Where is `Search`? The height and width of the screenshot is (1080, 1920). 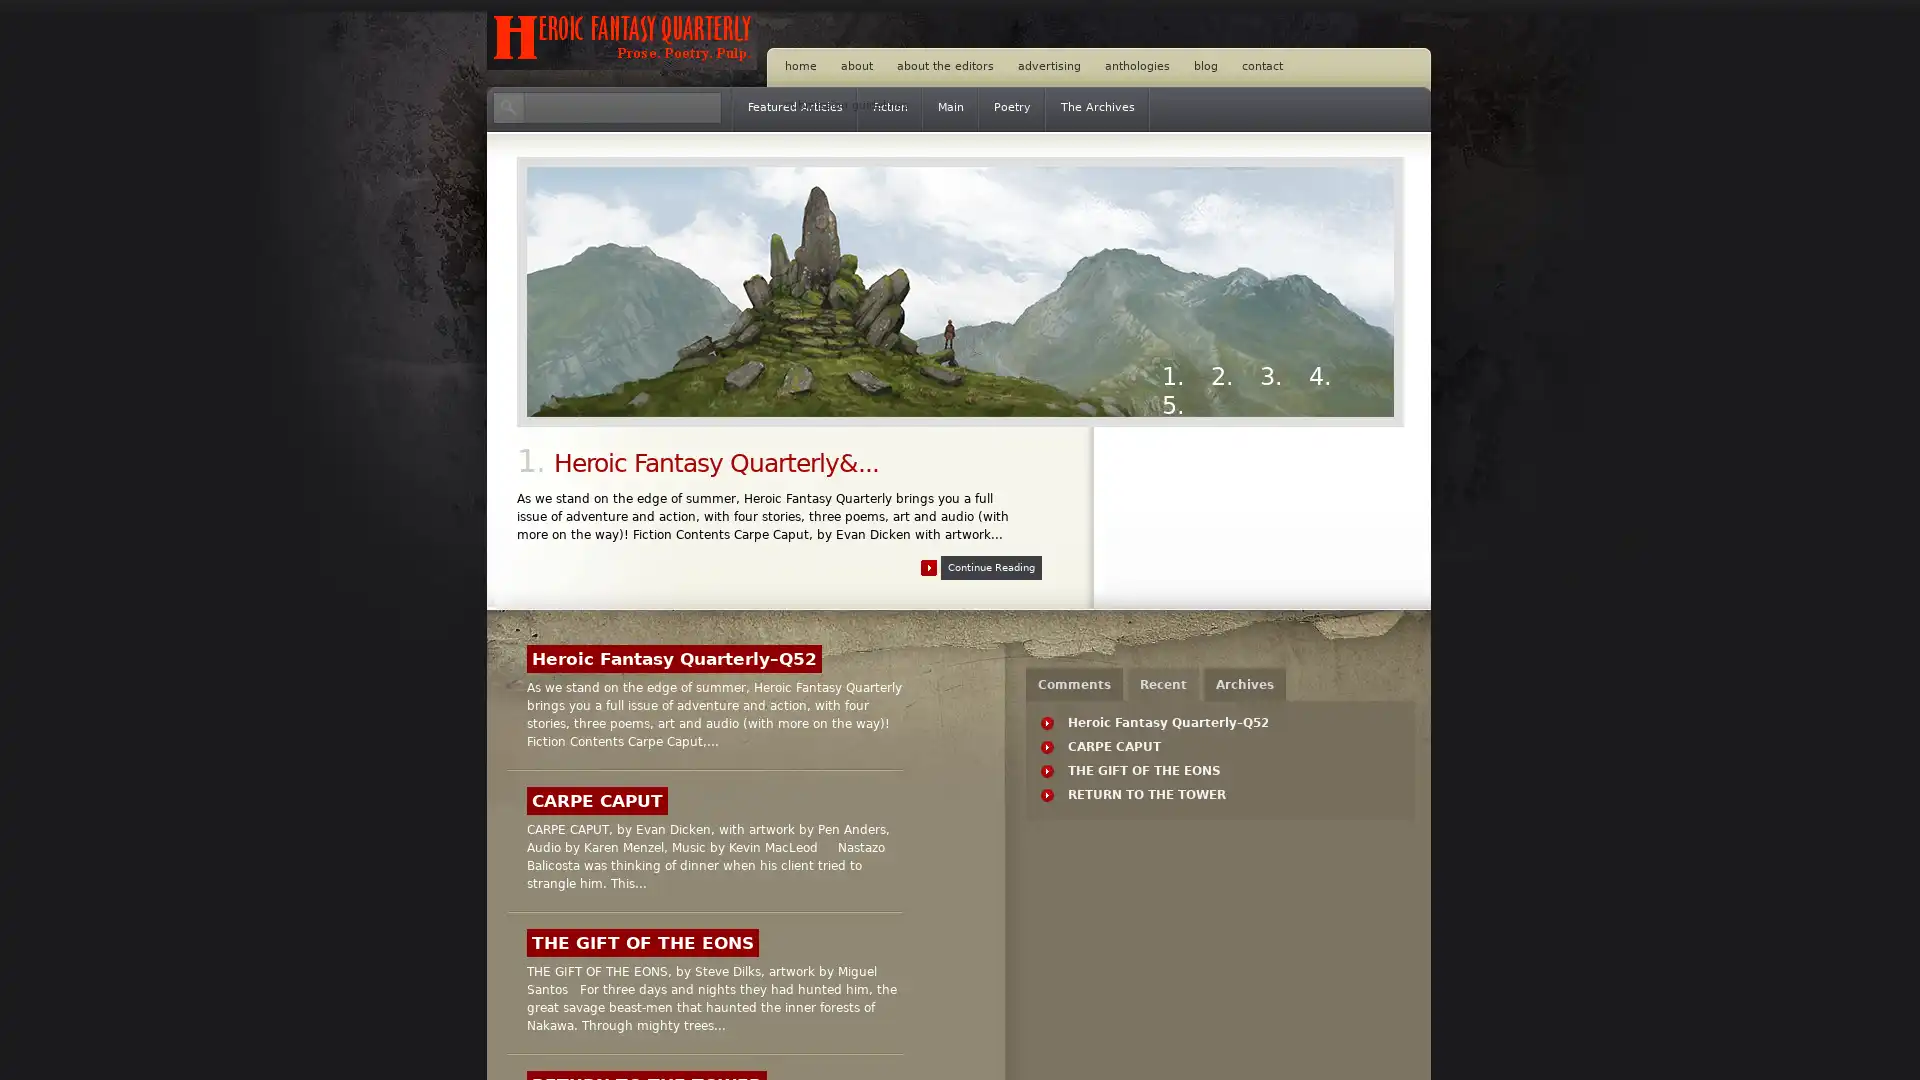
Search is located at coordinates (508, 108).